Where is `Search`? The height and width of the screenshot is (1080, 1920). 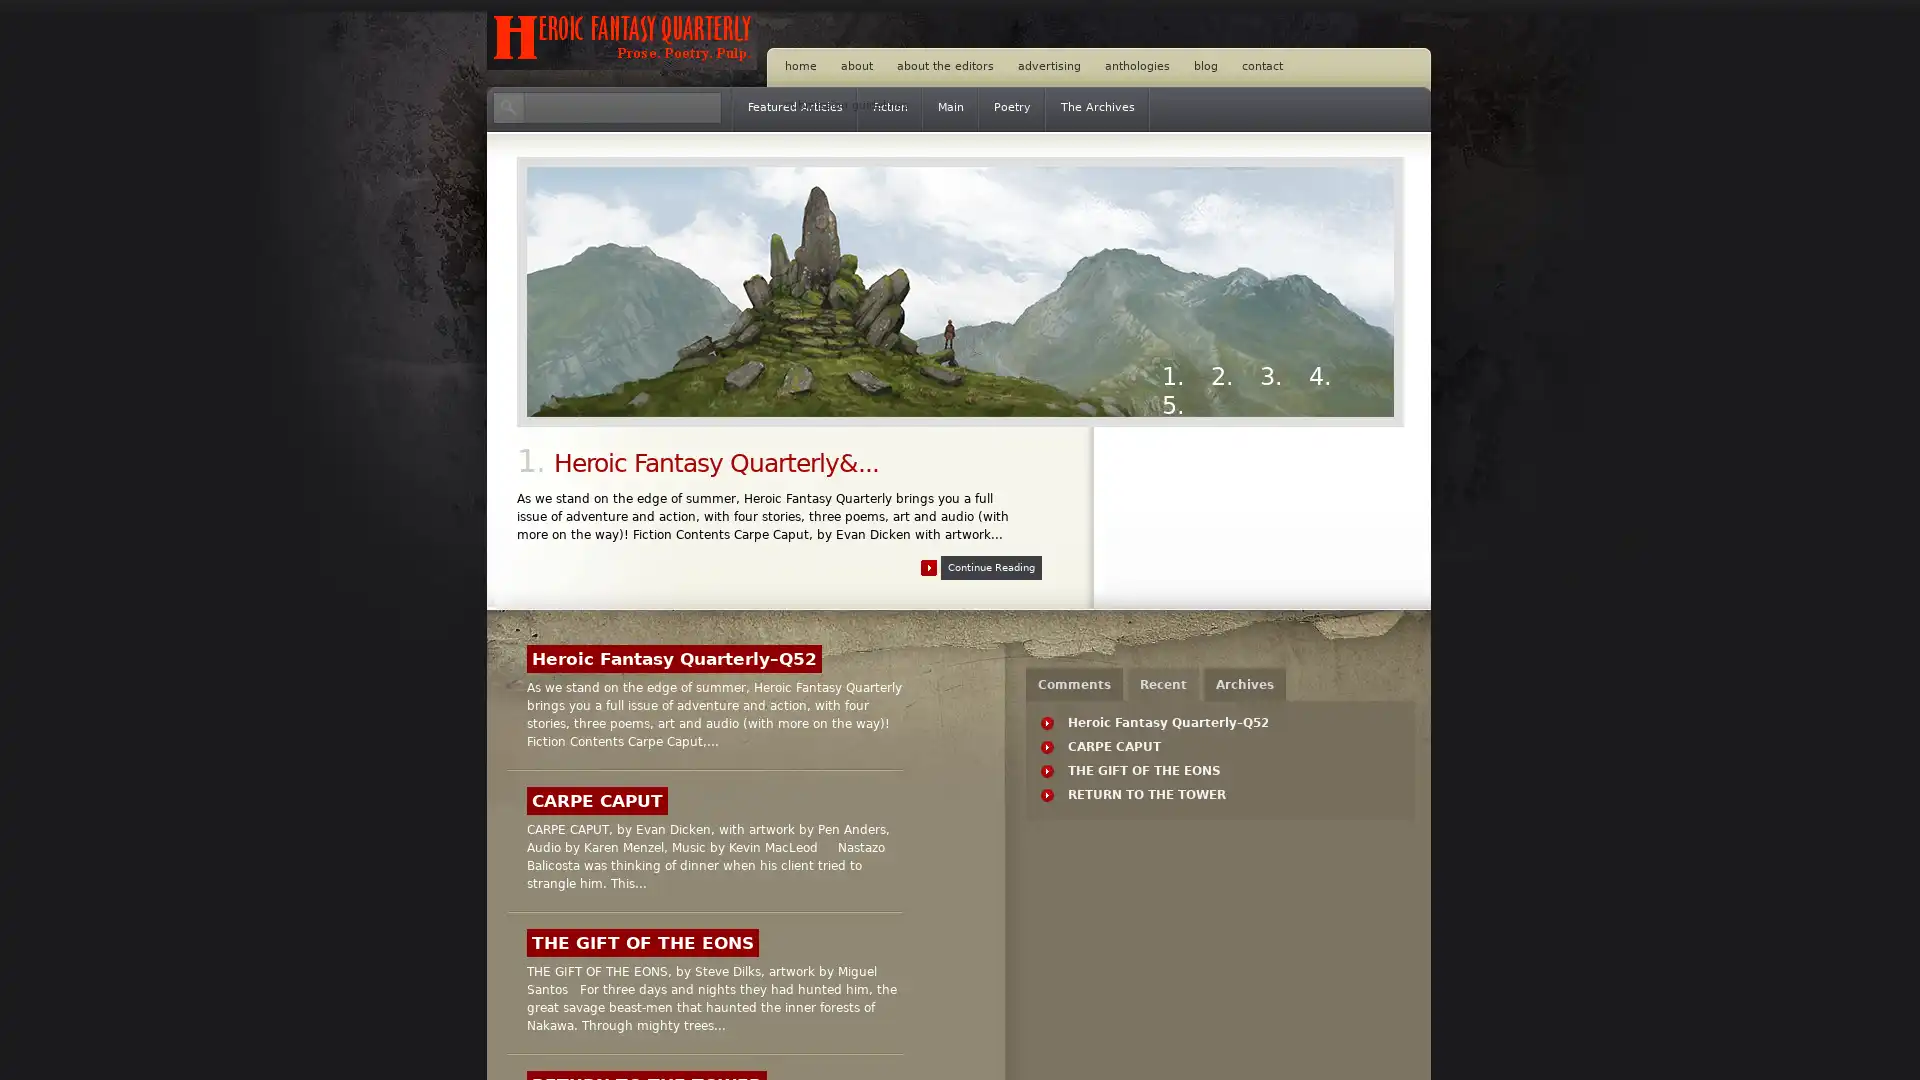
Search is located at coordinates (508, 108).